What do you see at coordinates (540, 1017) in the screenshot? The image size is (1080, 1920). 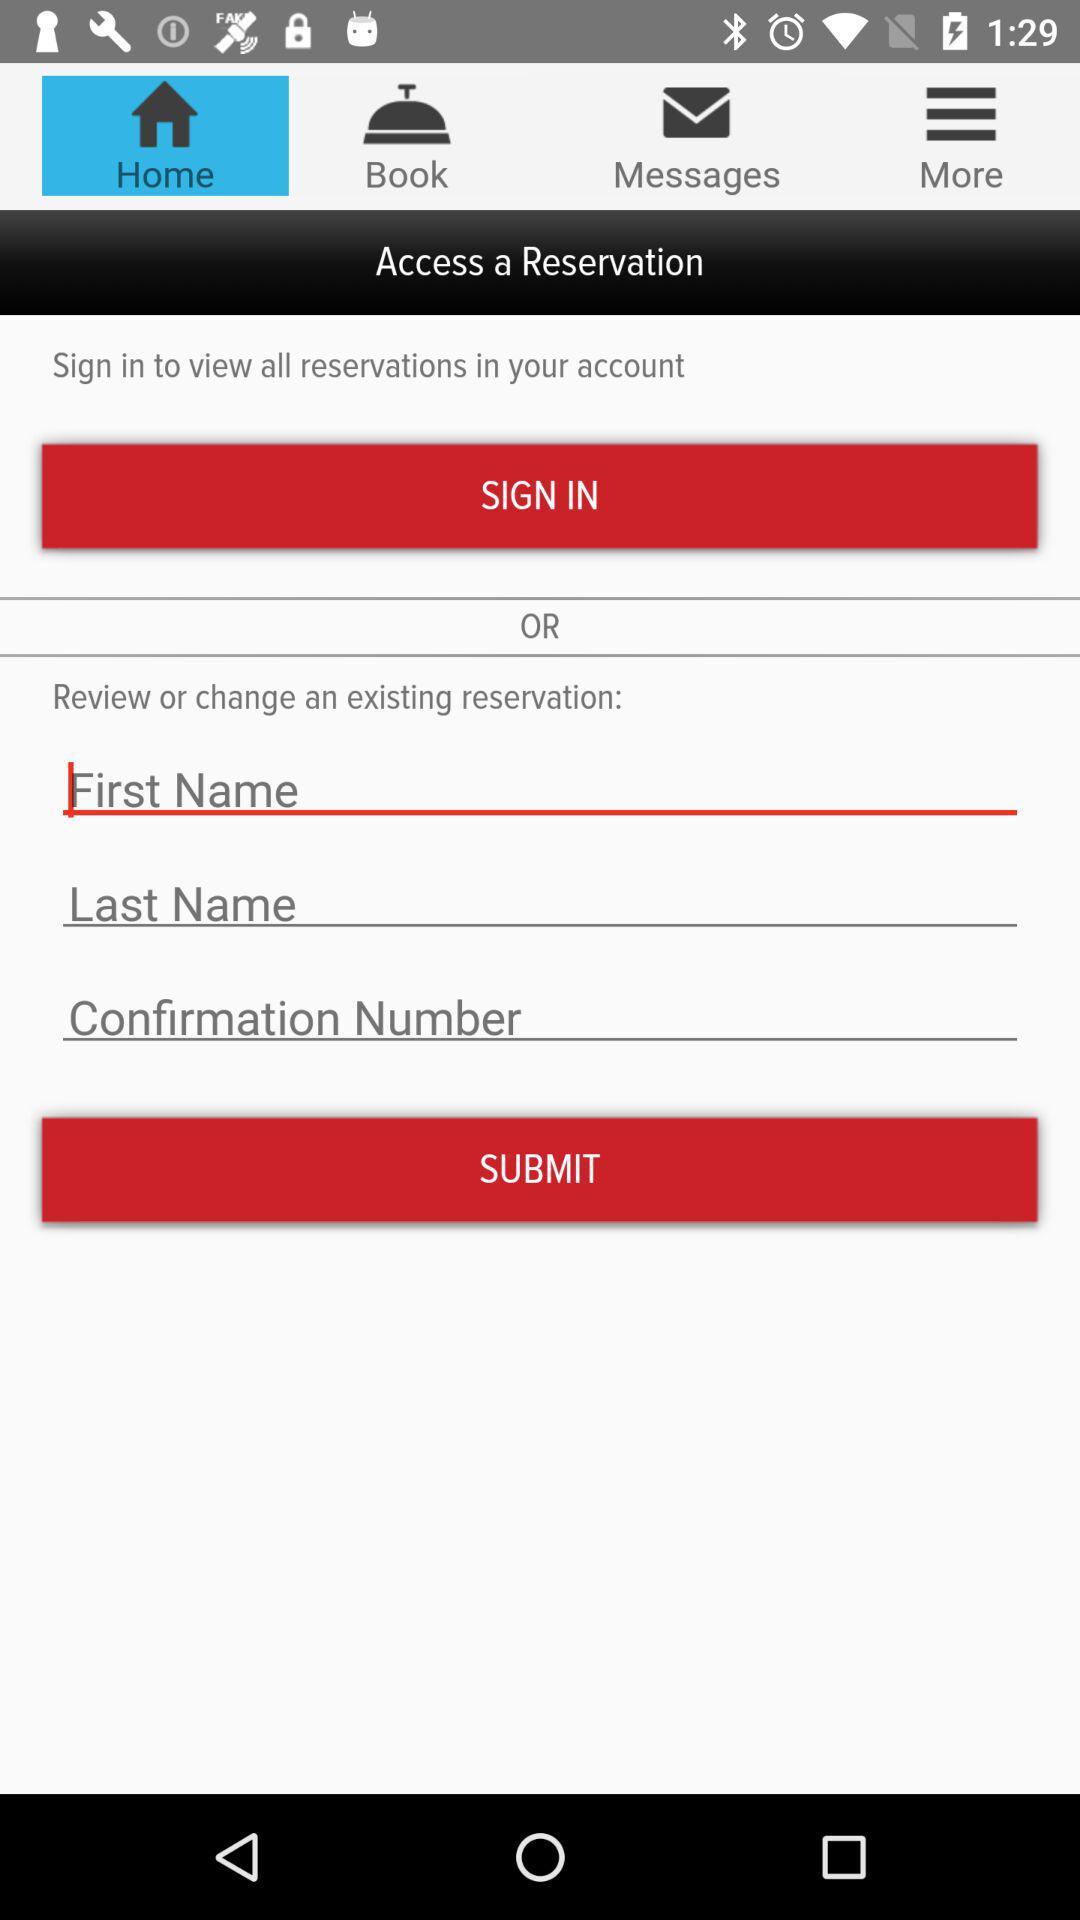 I see `the confirmation number field` at bounding box center [540, 1017].